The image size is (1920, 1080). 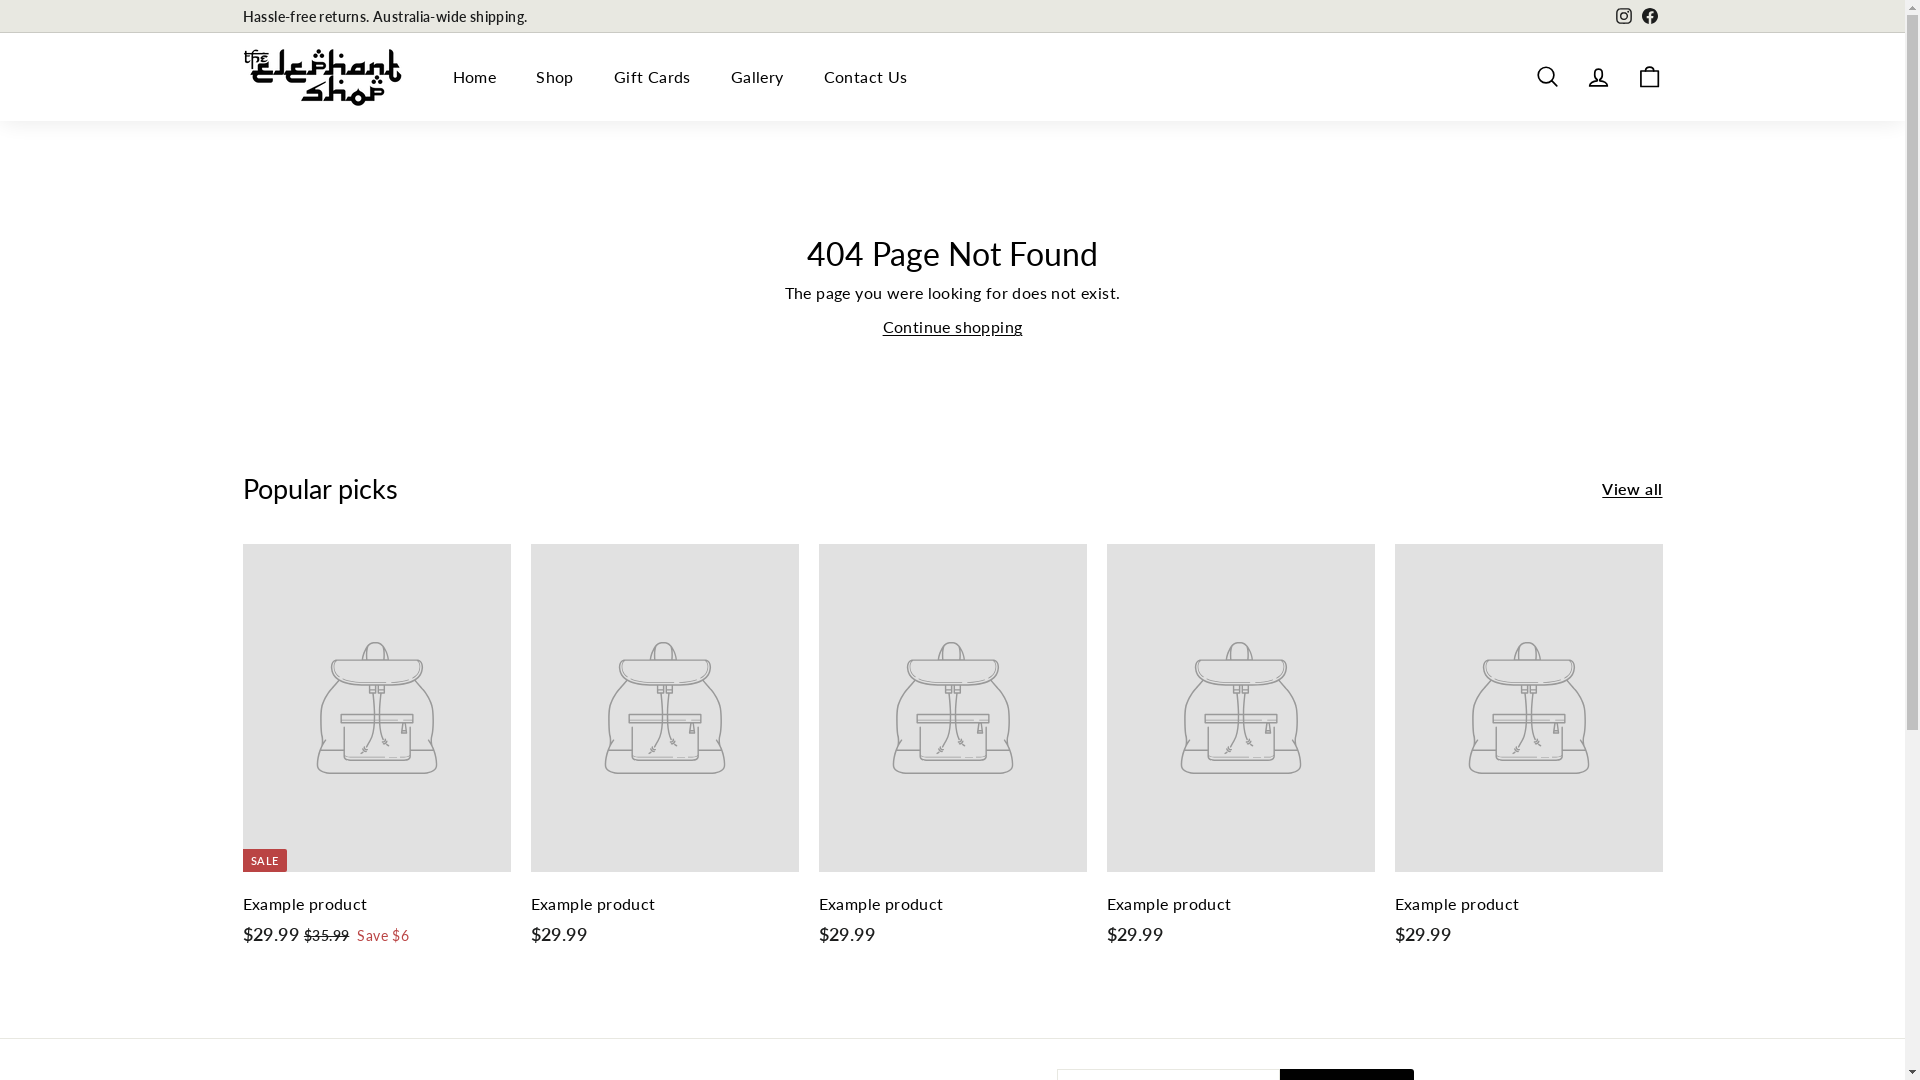 What do you see at coordinates (1649, 15) in the screenshot?
I see `'Facebook'` at bounding box center [1649, 15].